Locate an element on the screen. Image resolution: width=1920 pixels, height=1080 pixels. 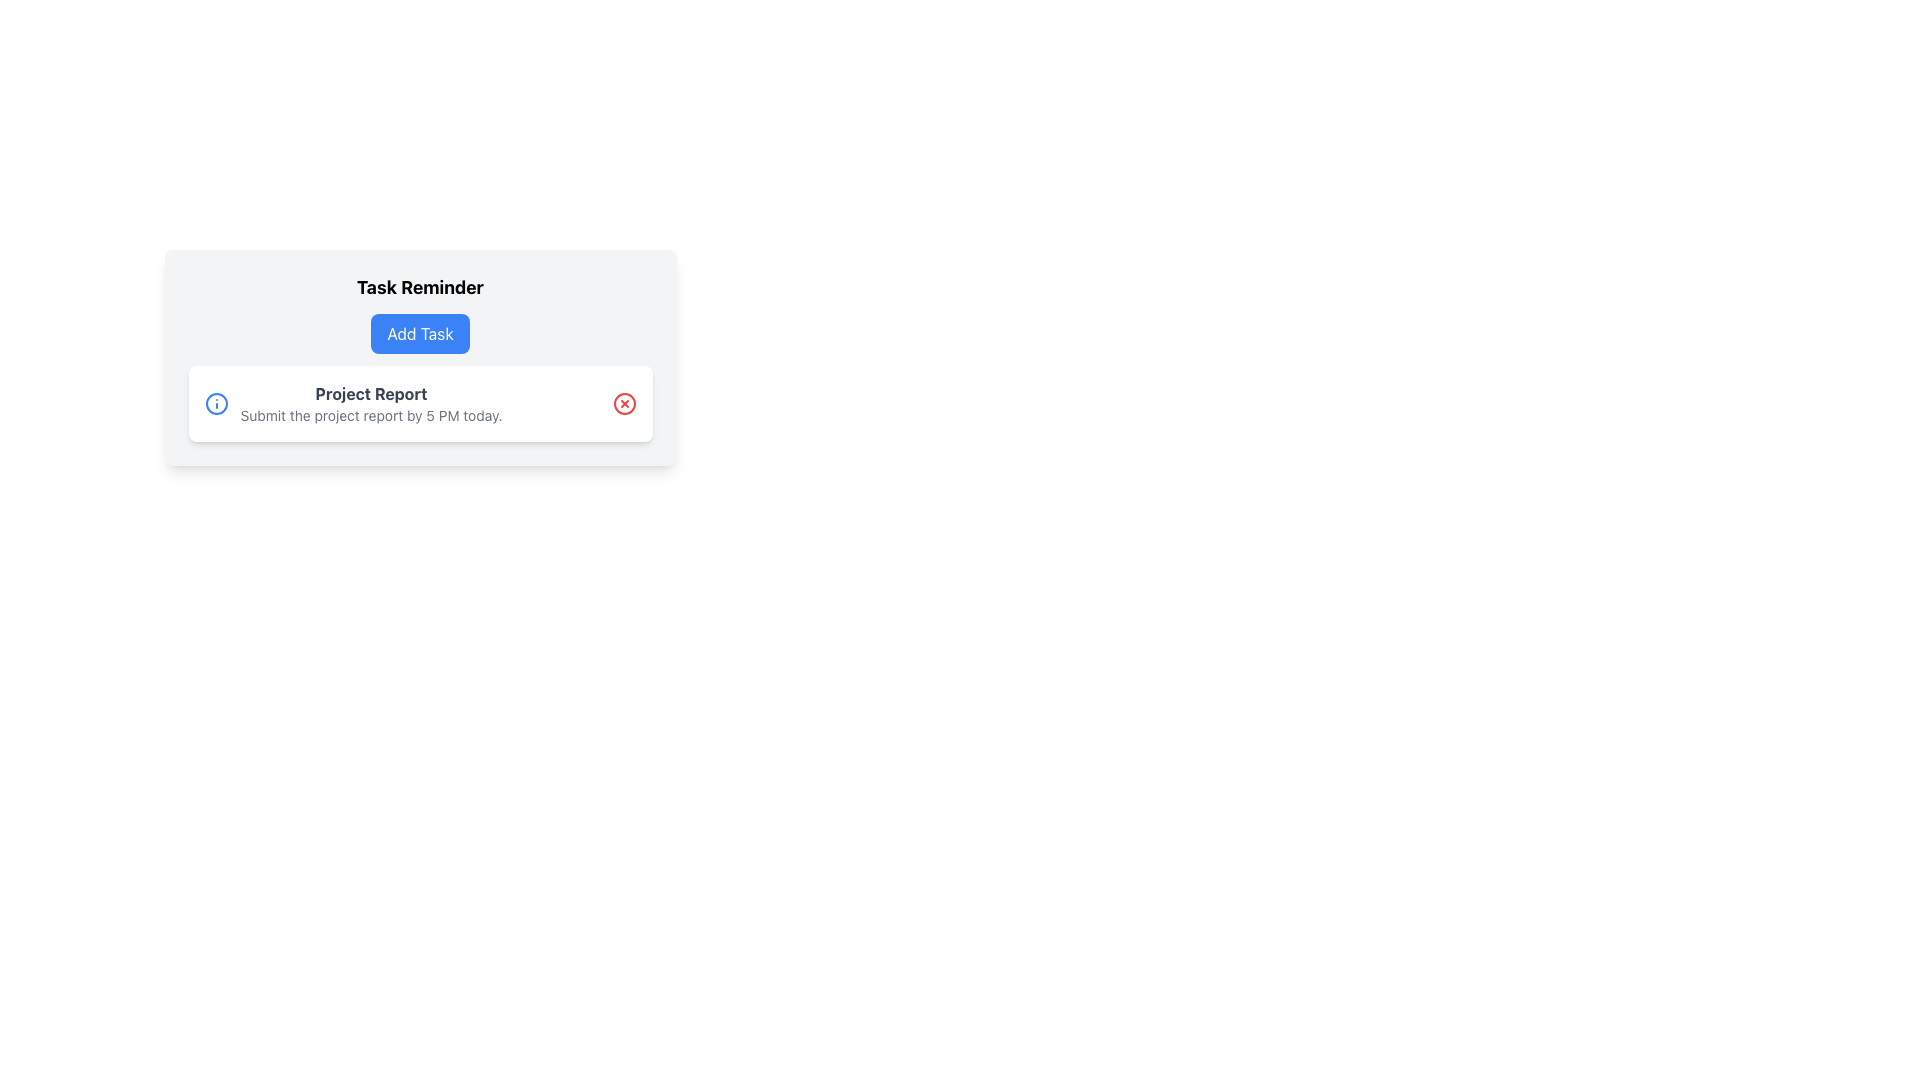
the red circular icon button with a white 'X' symbol is located at coordinates (623, 404).